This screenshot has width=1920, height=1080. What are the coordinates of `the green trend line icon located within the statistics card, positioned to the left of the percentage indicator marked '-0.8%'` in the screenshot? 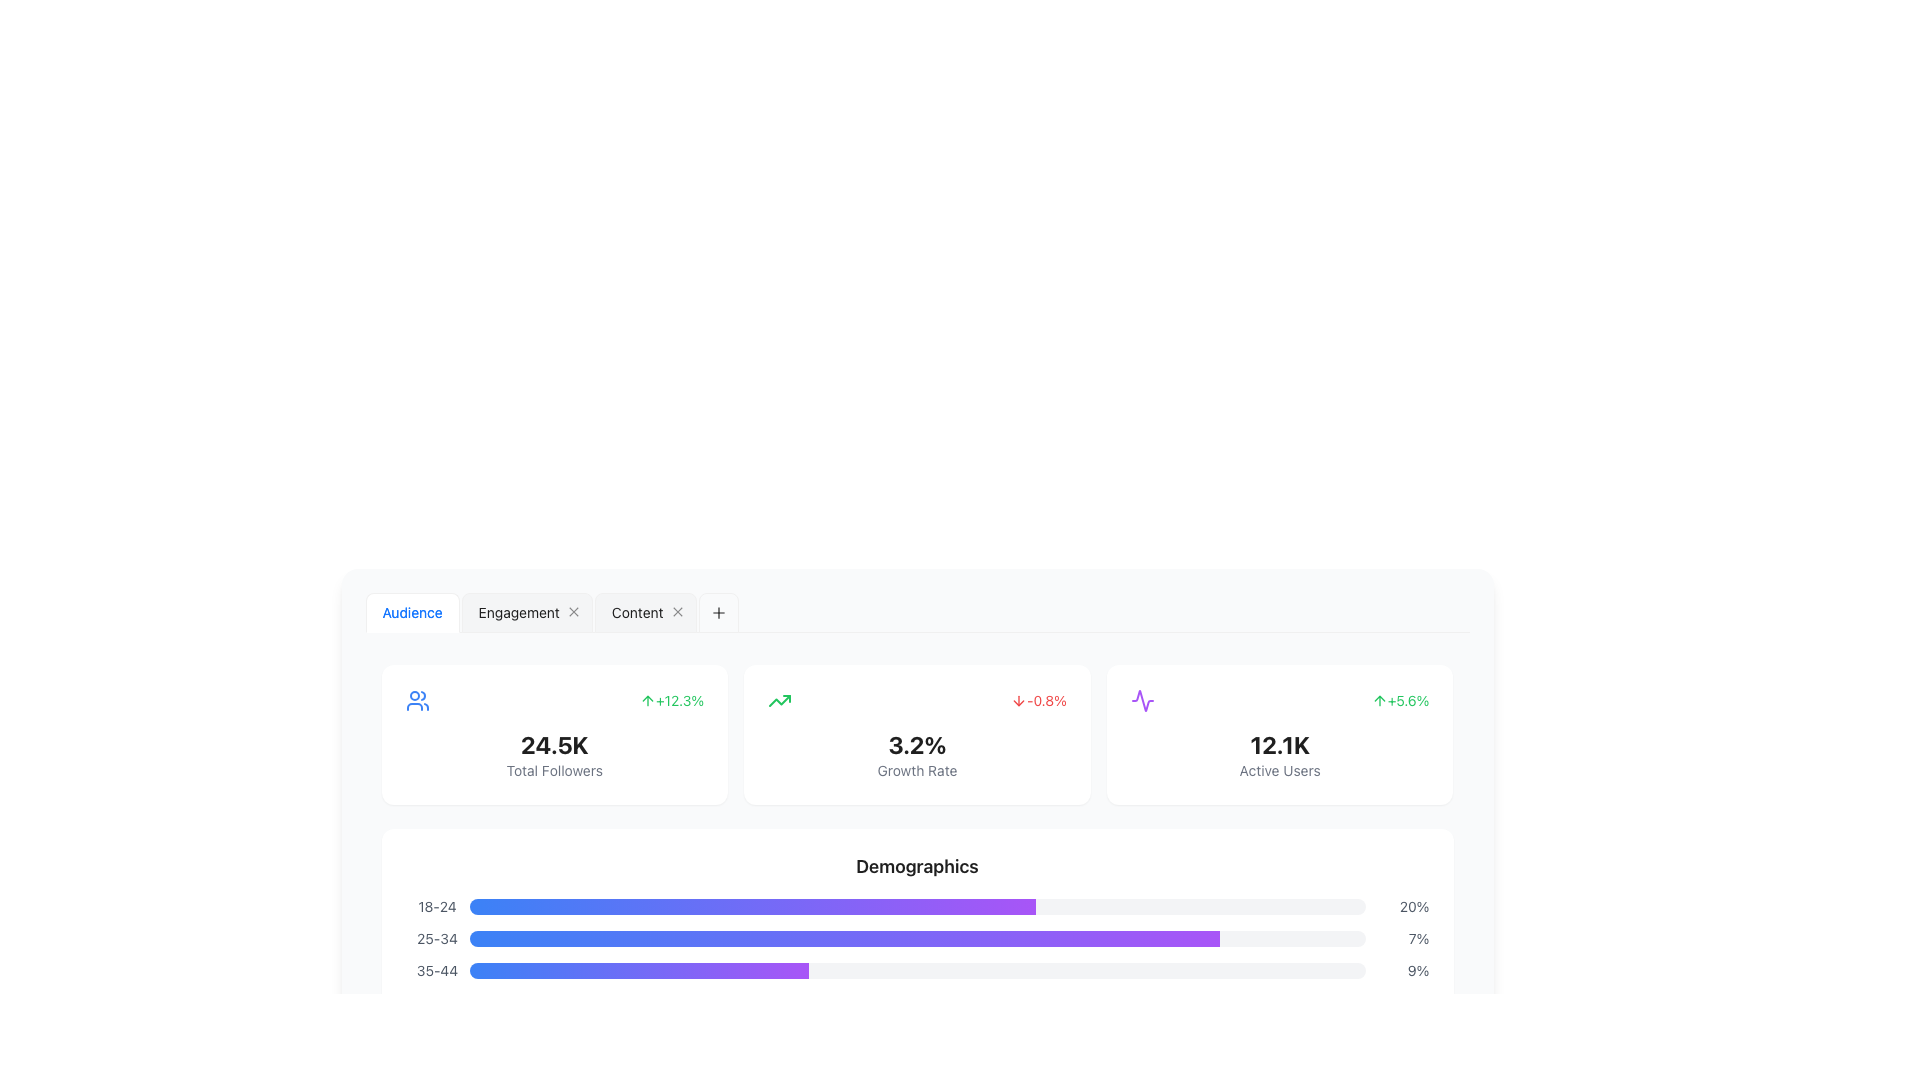 It's located at (779, 700).